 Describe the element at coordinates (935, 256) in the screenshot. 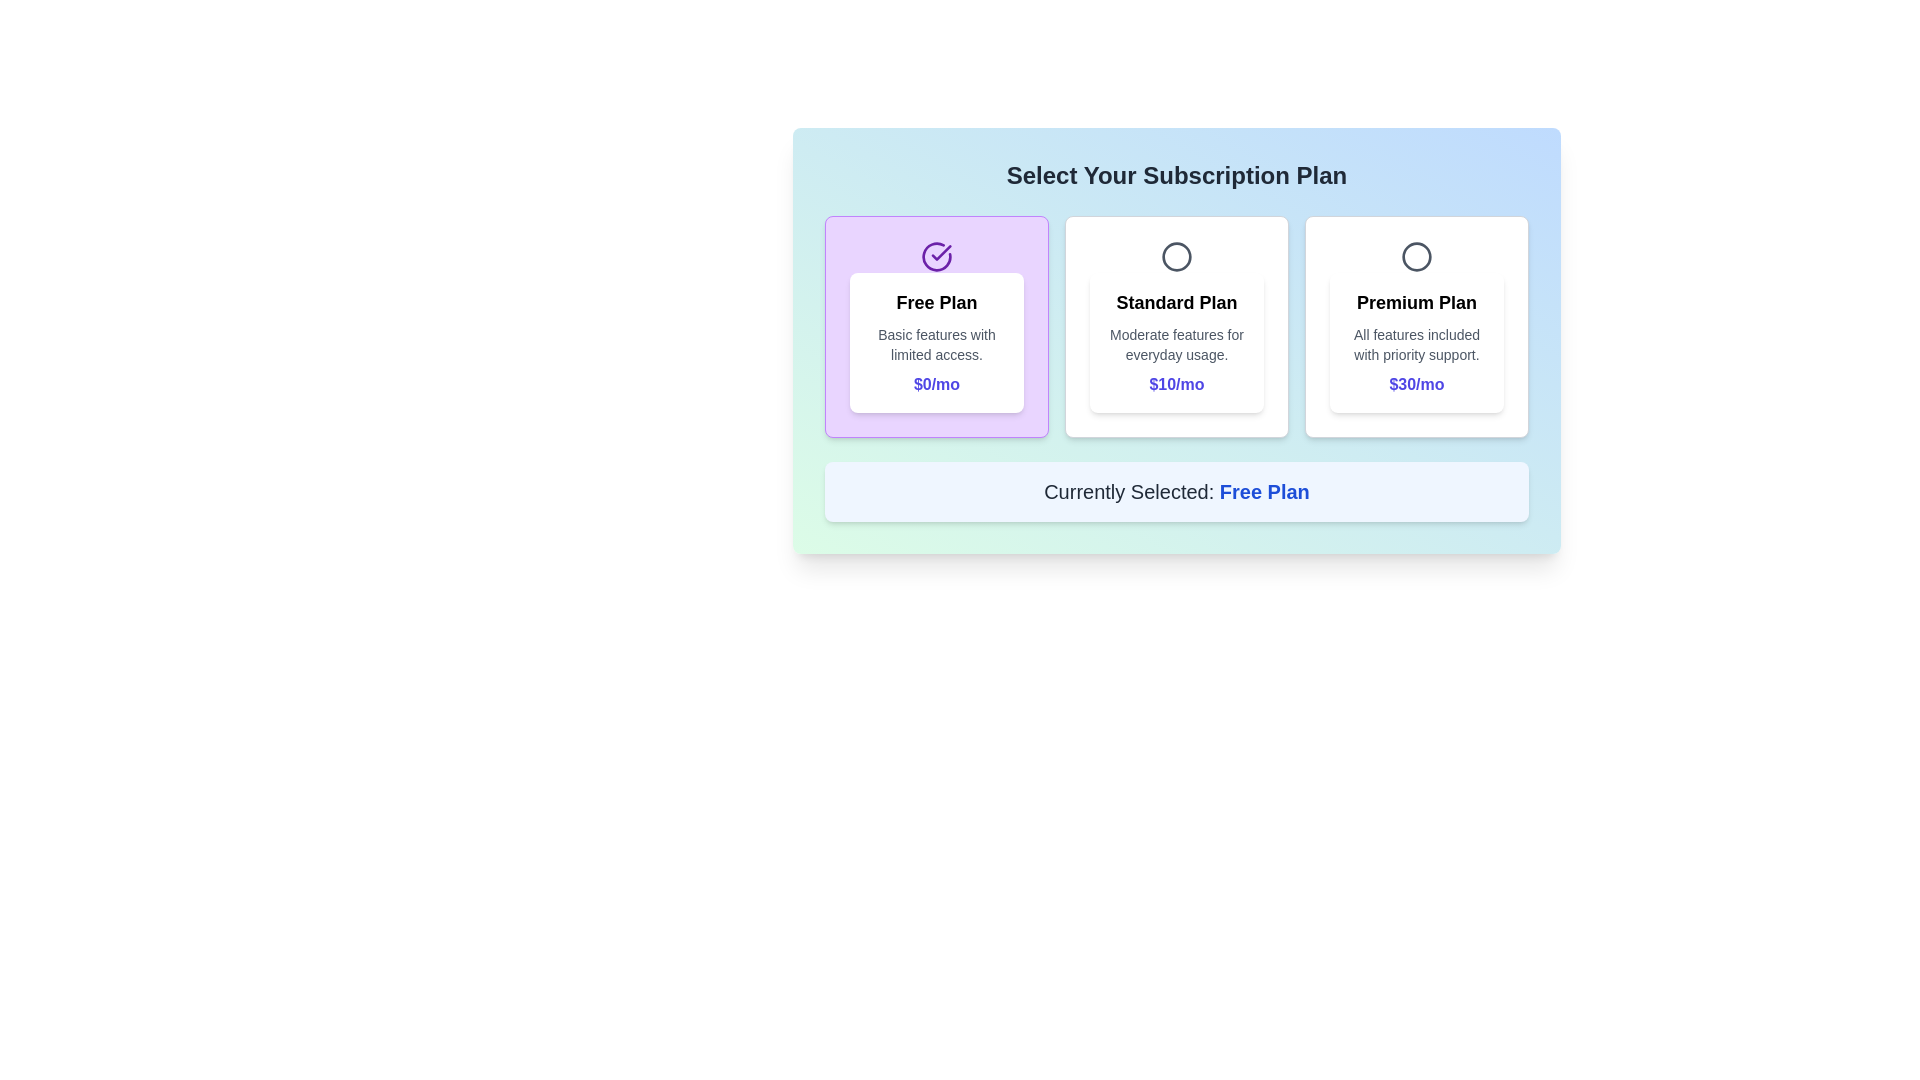

I see `the selection status icon indicating the 'Free Plan' option, located above the title 'Free Plan' in the subscription options` at that location.